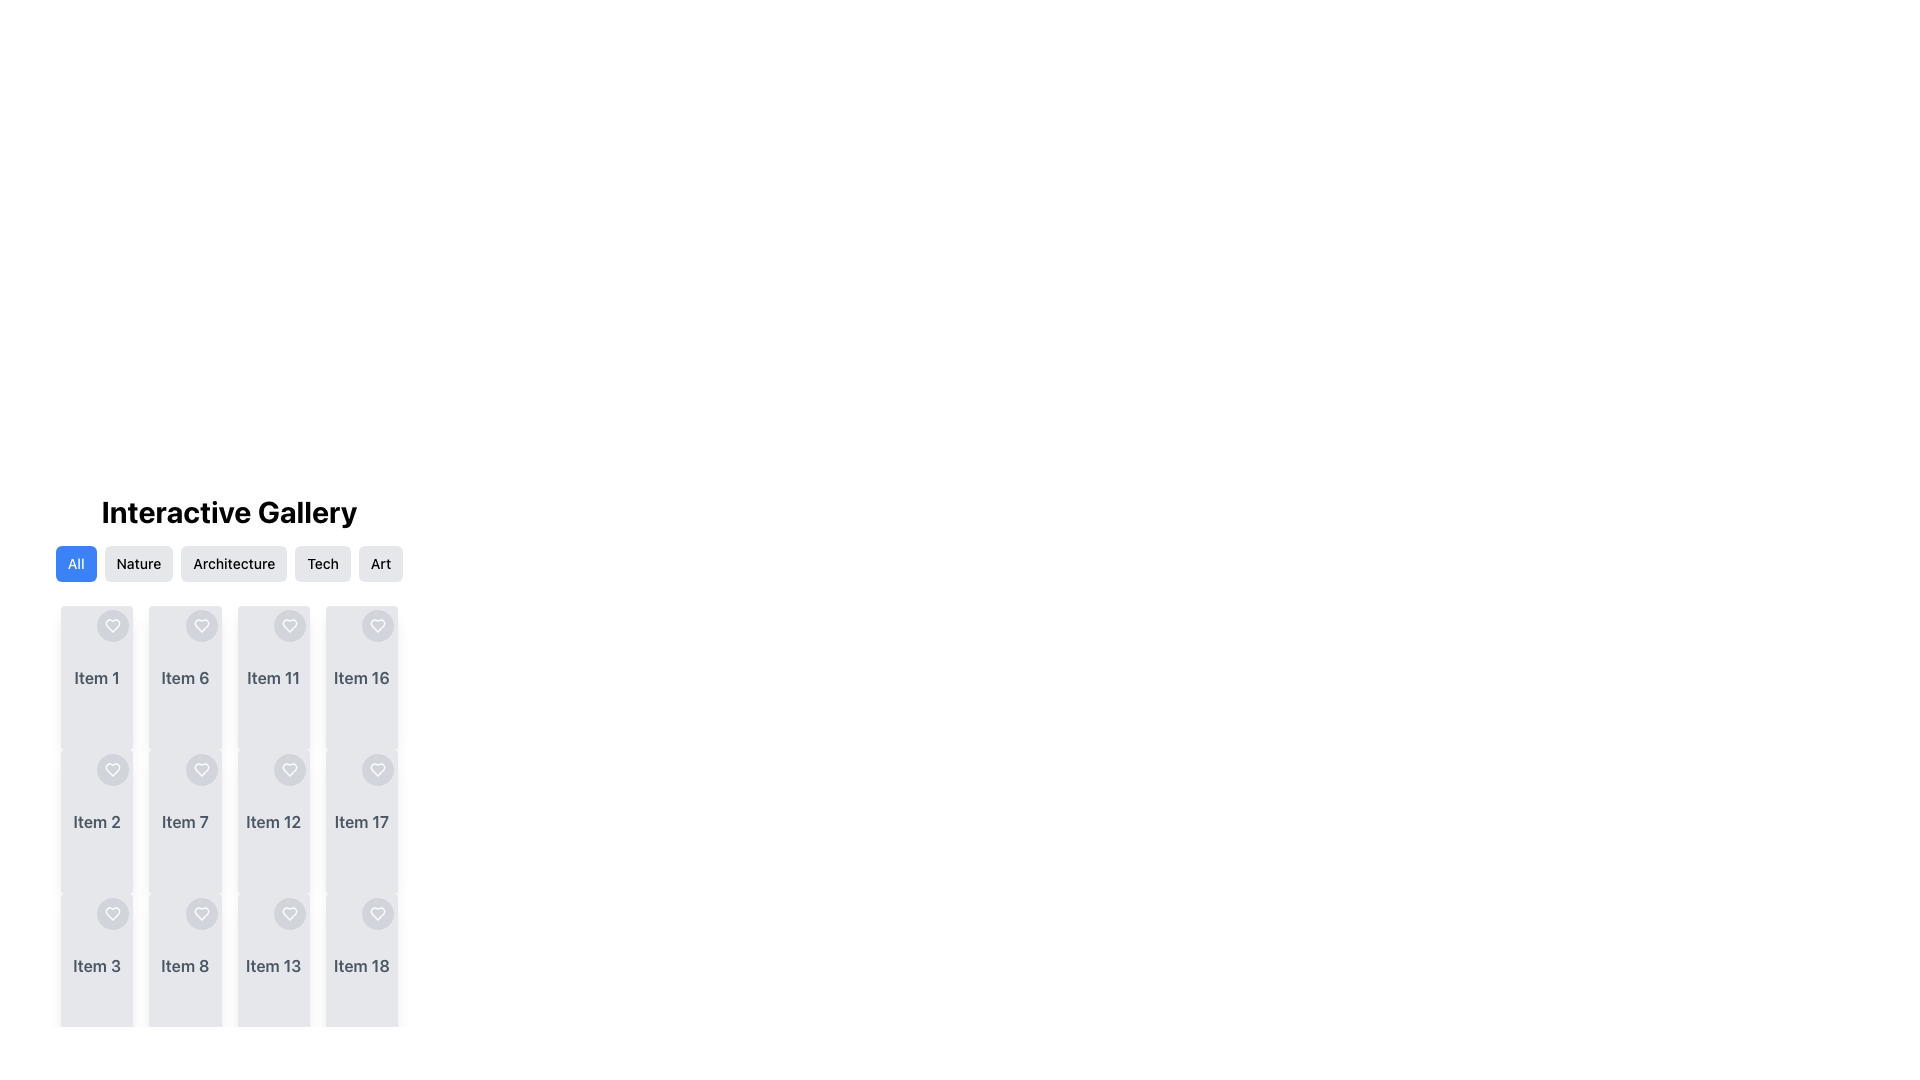 The image size is (1920, 1080). What do you see at coordinates (378, 914) in the screenshot?
I see `the heart-shaped icon resembling a 'like' or 'favorite' button` at bounding box center [378, 914].